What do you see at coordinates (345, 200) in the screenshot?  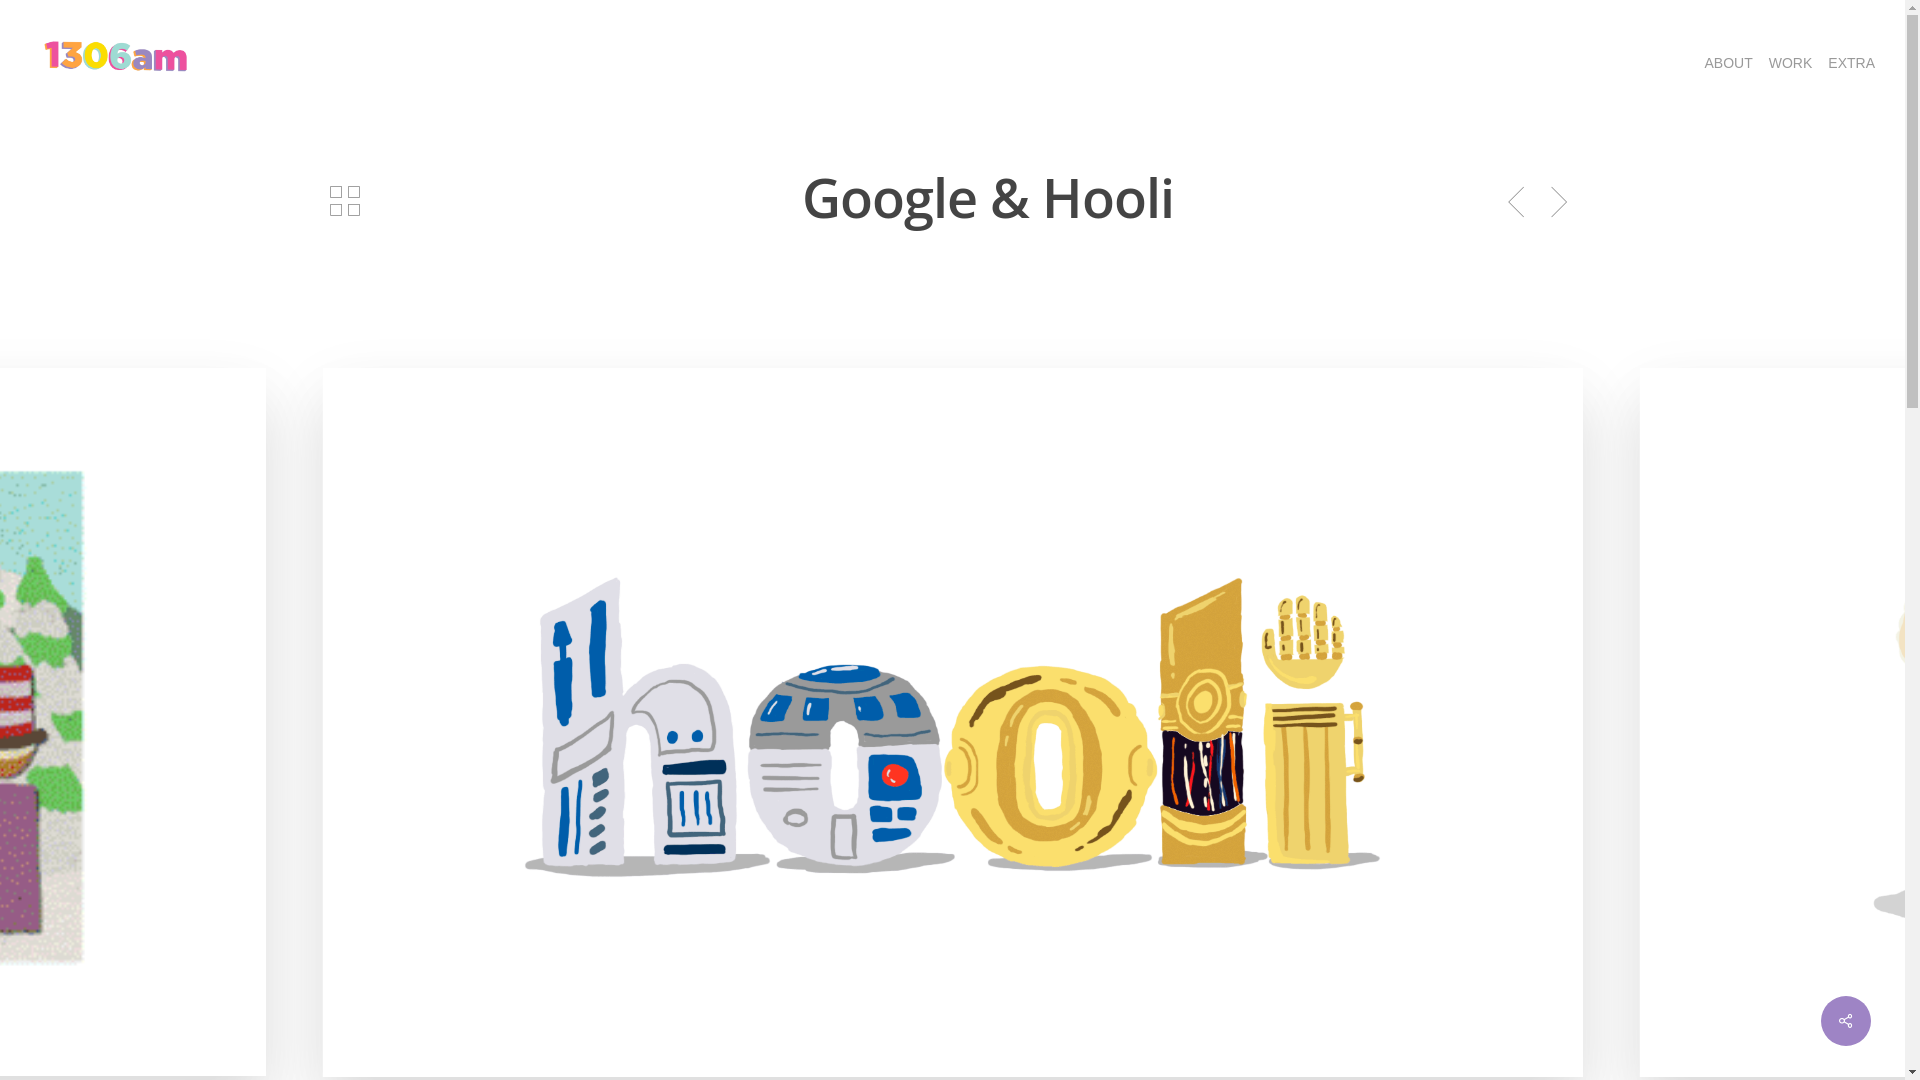 I see `'Back to all projects'` at bounding box center [345, 200].